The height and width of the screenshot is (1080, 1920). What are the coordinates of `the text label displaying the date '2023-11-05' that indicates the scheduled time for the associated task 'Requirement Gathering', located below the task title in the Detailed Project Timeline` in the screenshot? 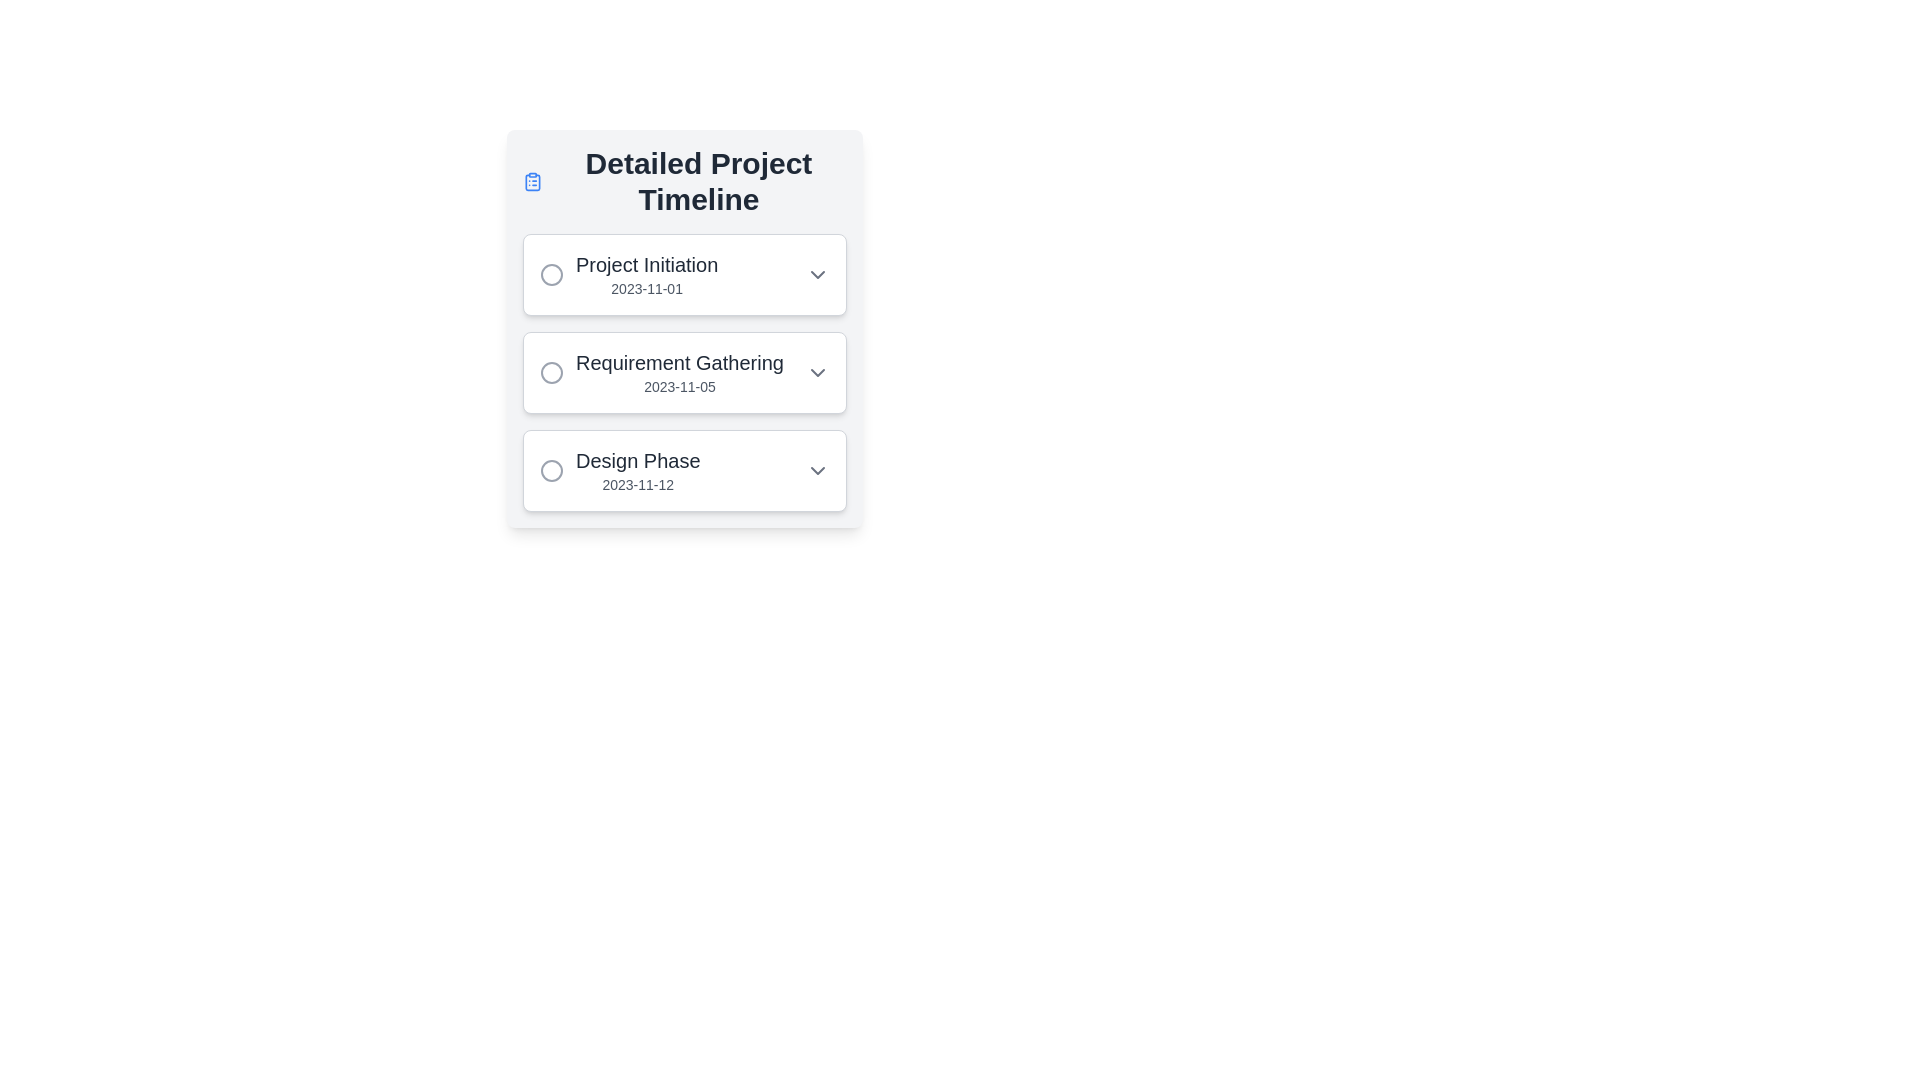 It's located at (679, 386).